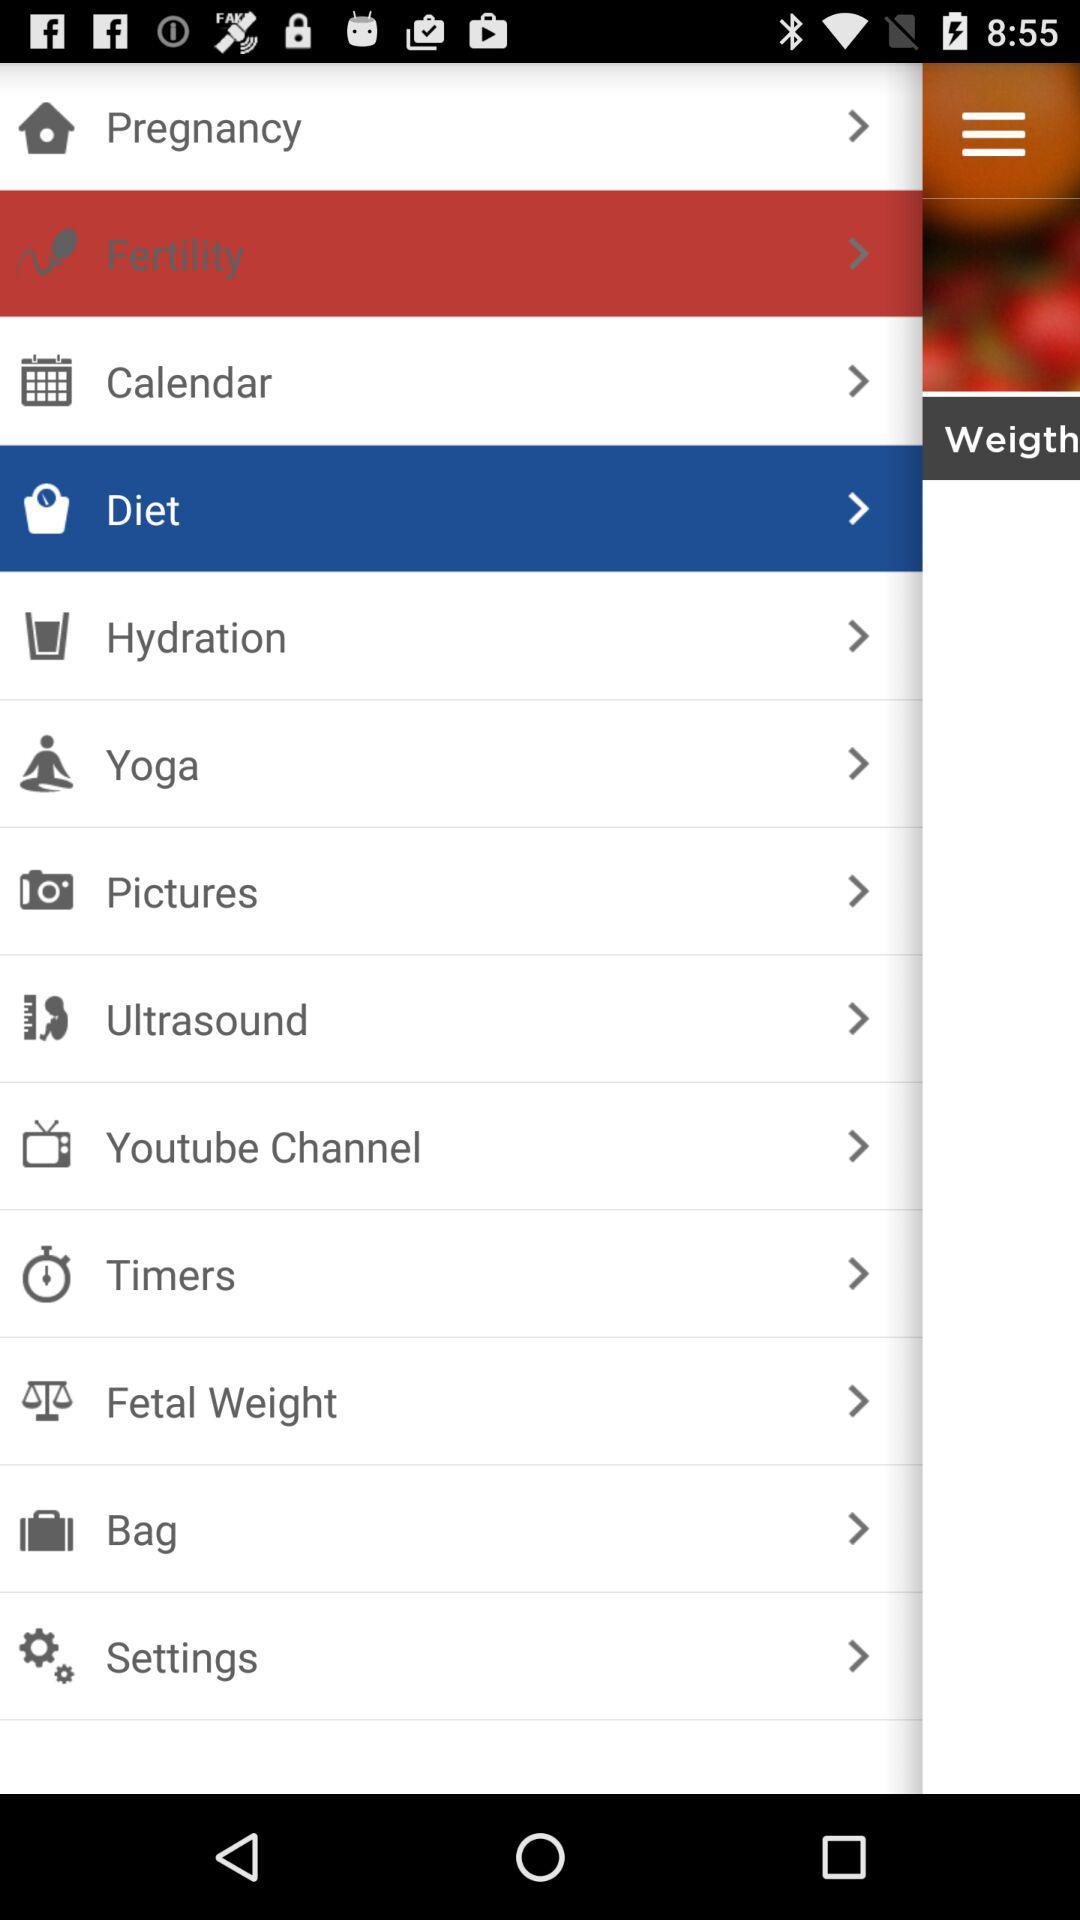 The height and width of the screenshot is (1920, 1080). I want to click on hide menu, so click(1001, 1065).